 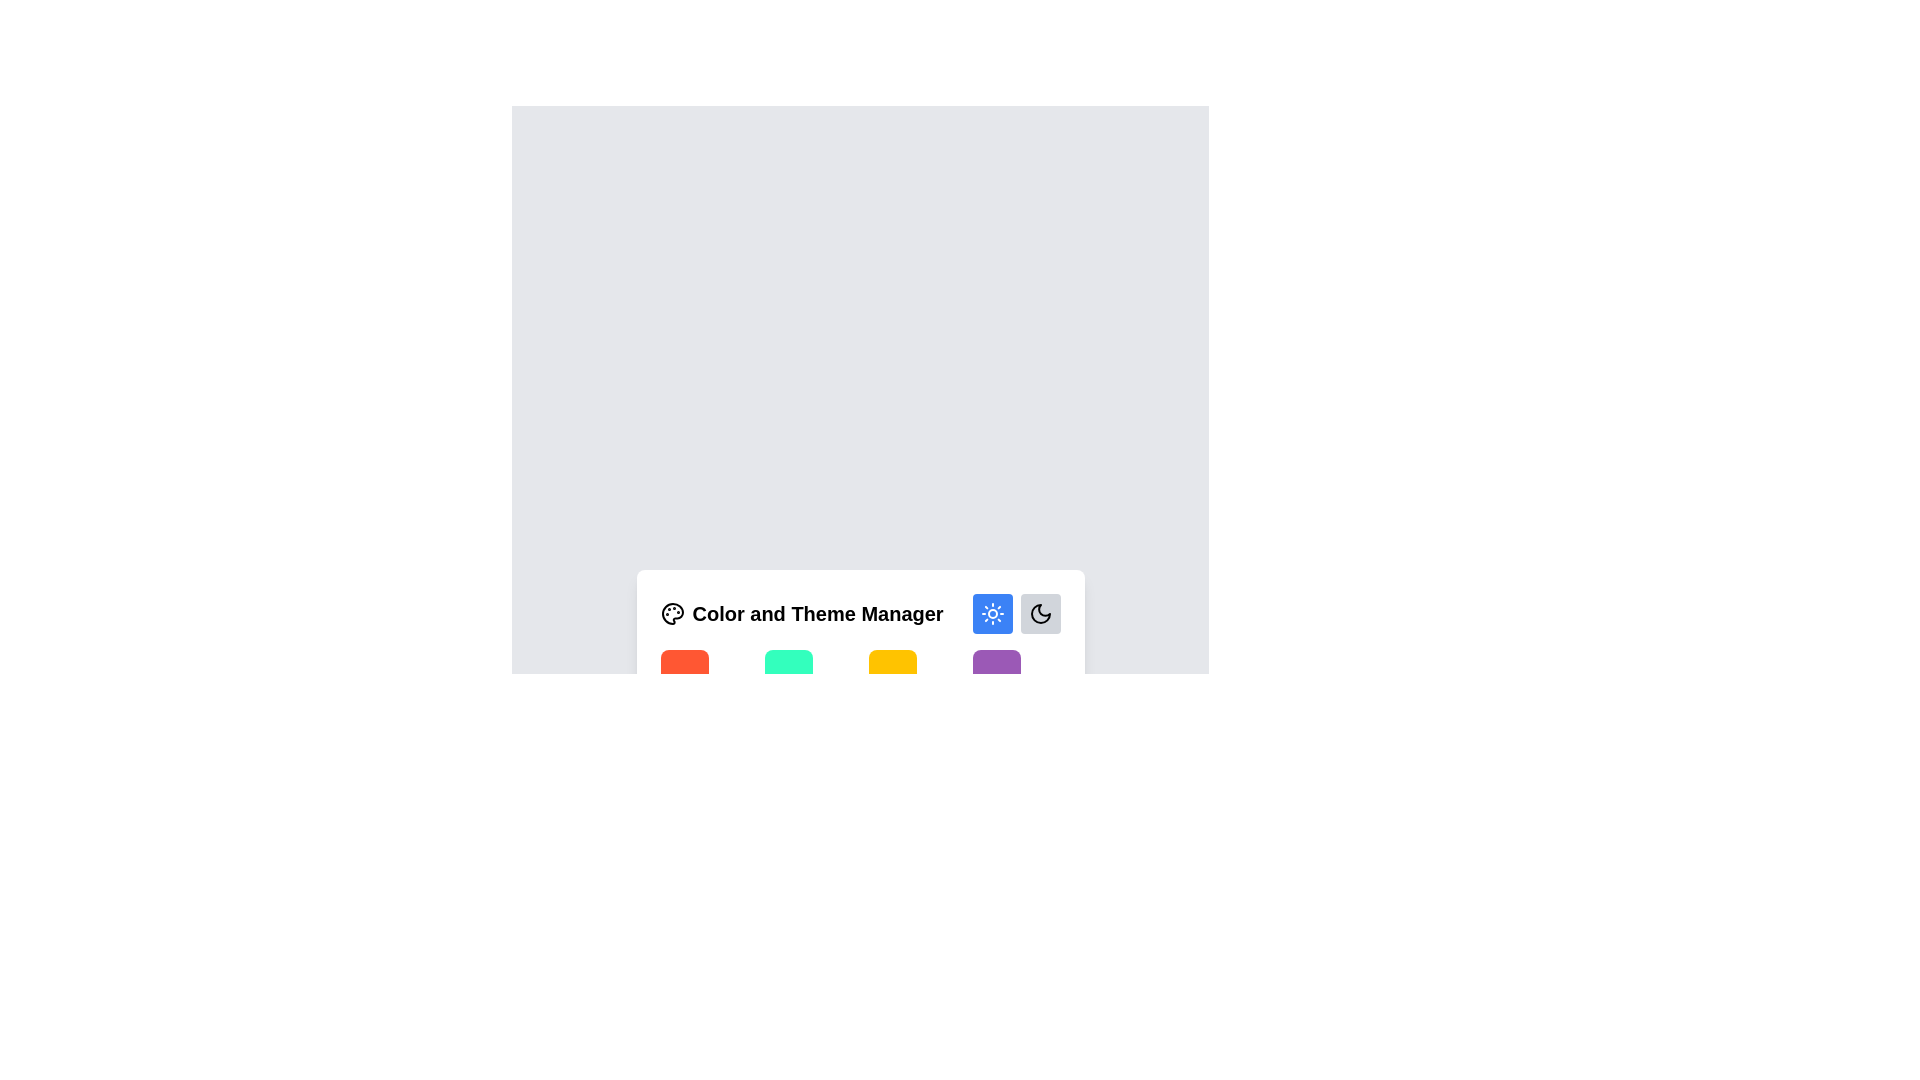 I want to click on the circular crescent moon icon, which is the third icon from the left in the group next to the 'Color and Theme Manager' label, so click(x=1040, y=612).